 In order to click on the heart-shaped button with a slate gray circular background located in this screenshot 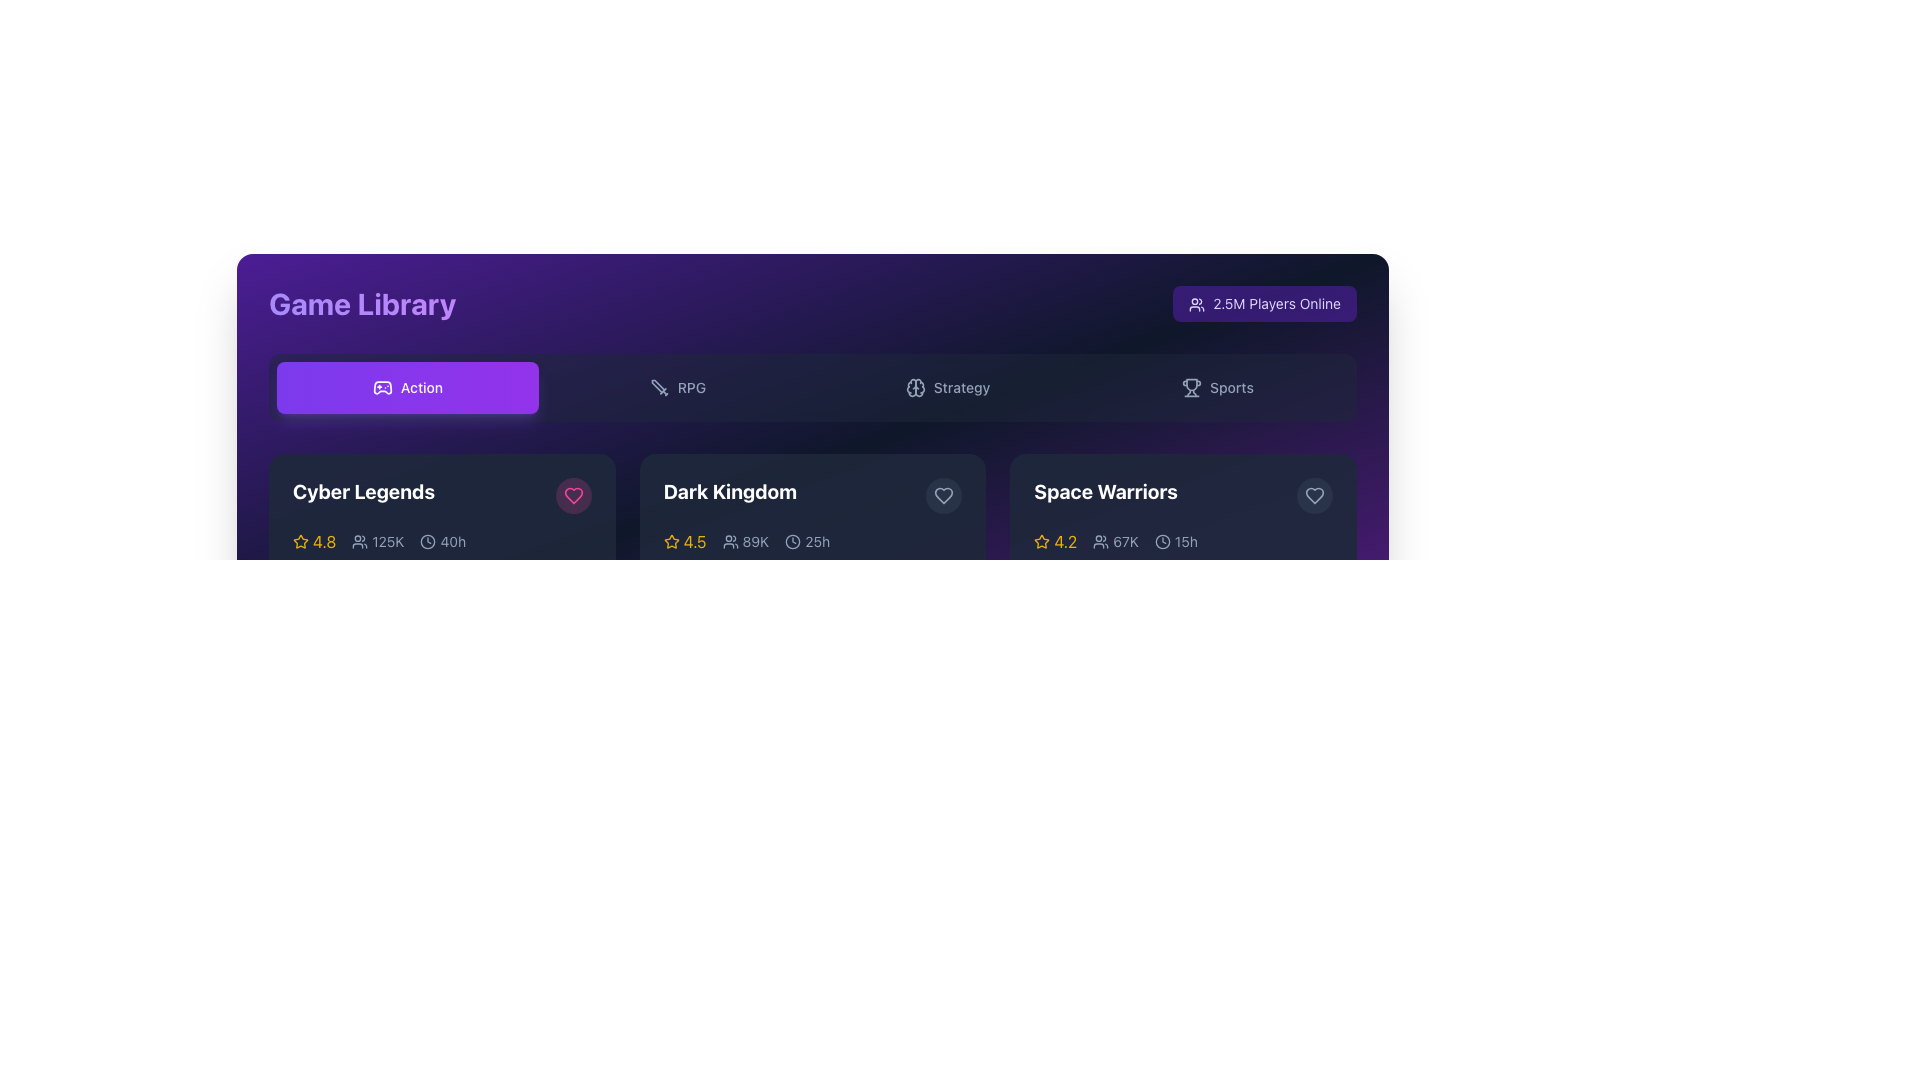, I will do `click(943, 495)`.